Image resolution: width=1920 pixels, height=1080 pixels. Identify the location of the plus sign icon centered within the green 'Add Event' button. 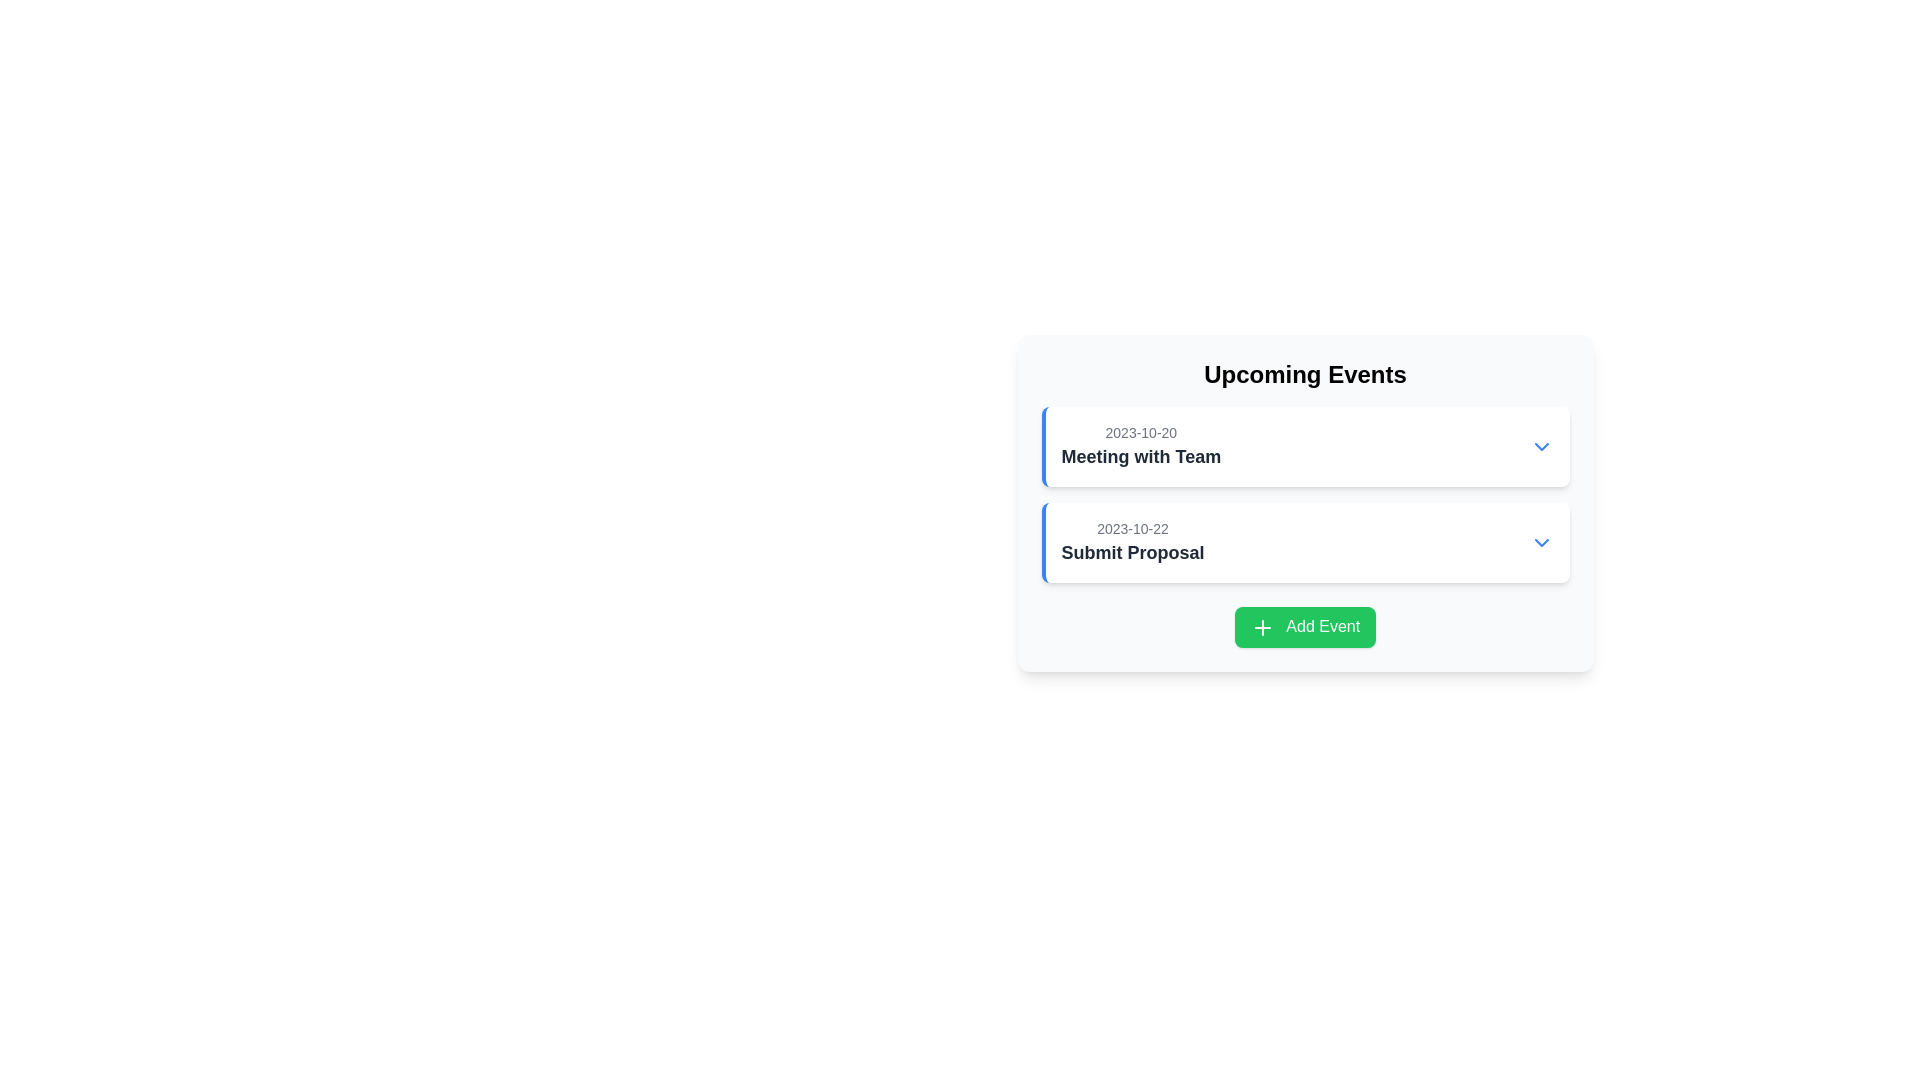
(1261, 626).